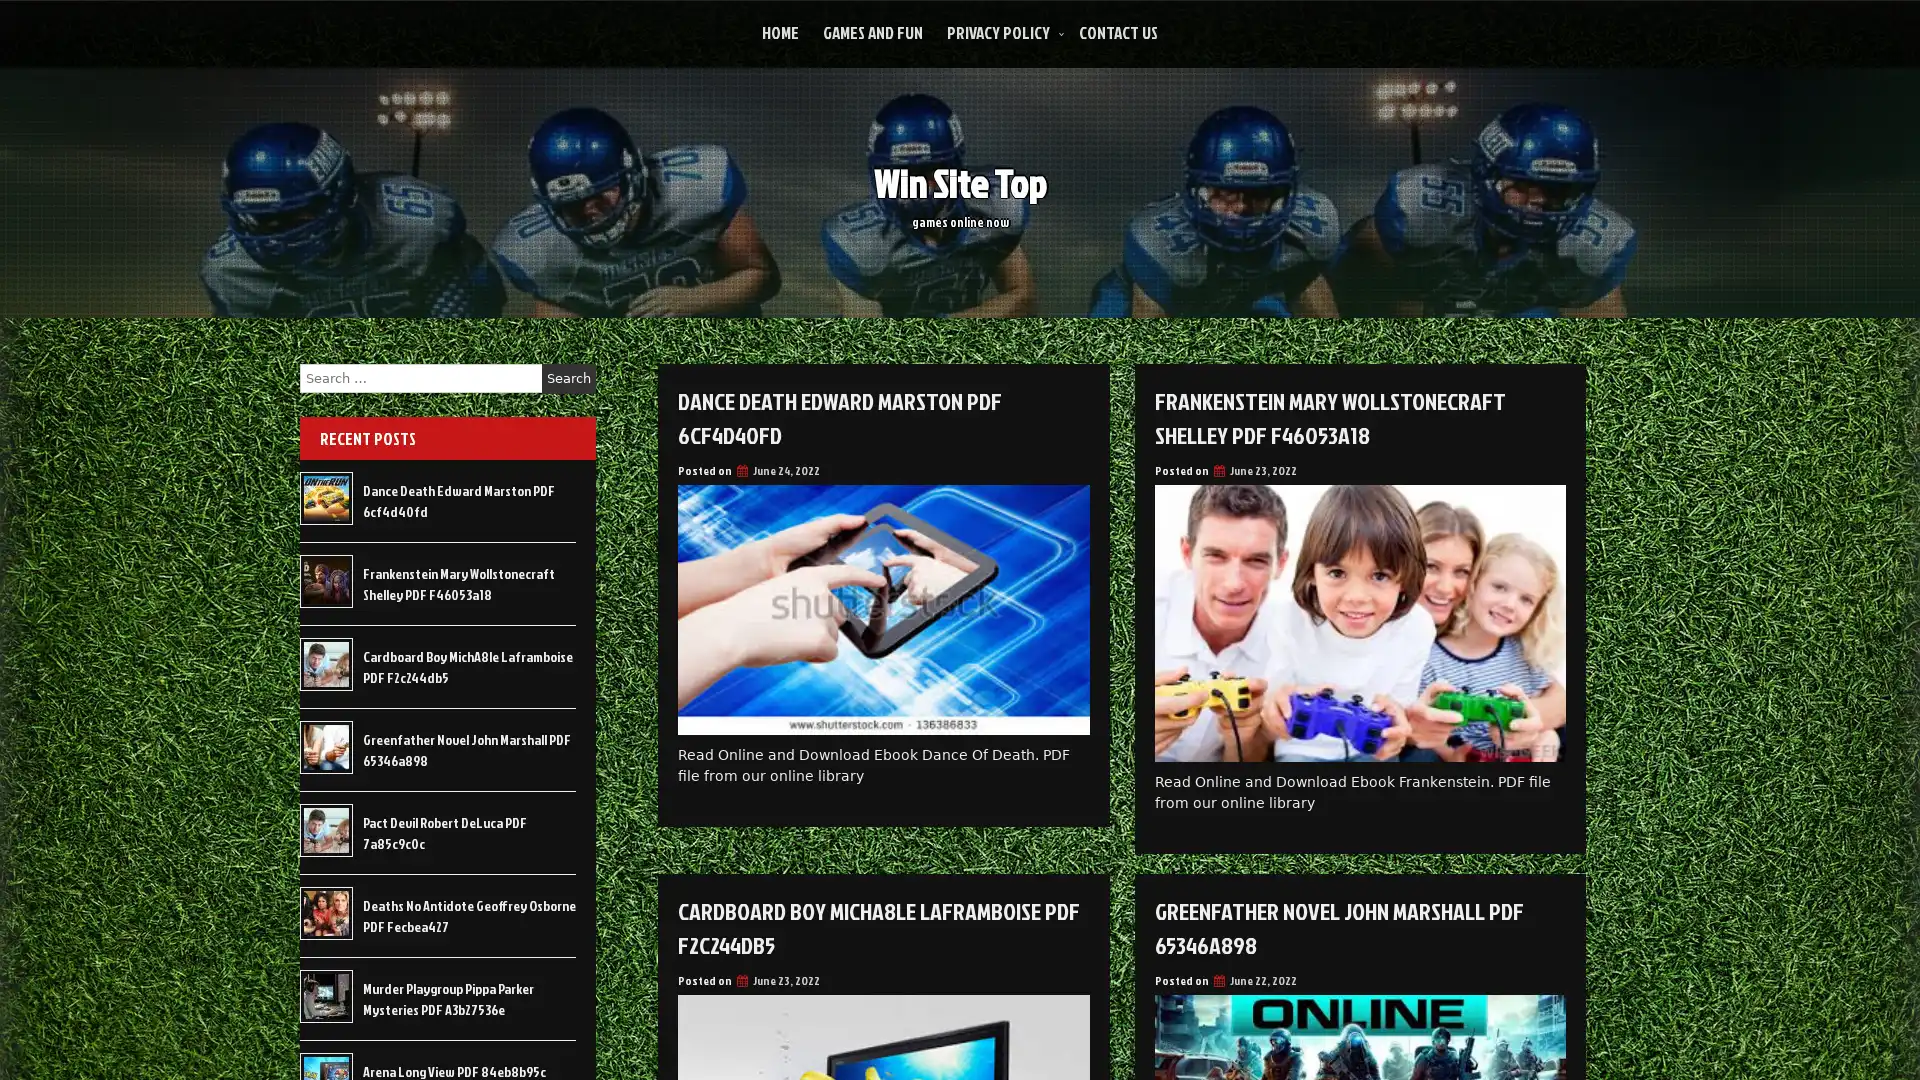  I want to click on Search, so click(568, 378).